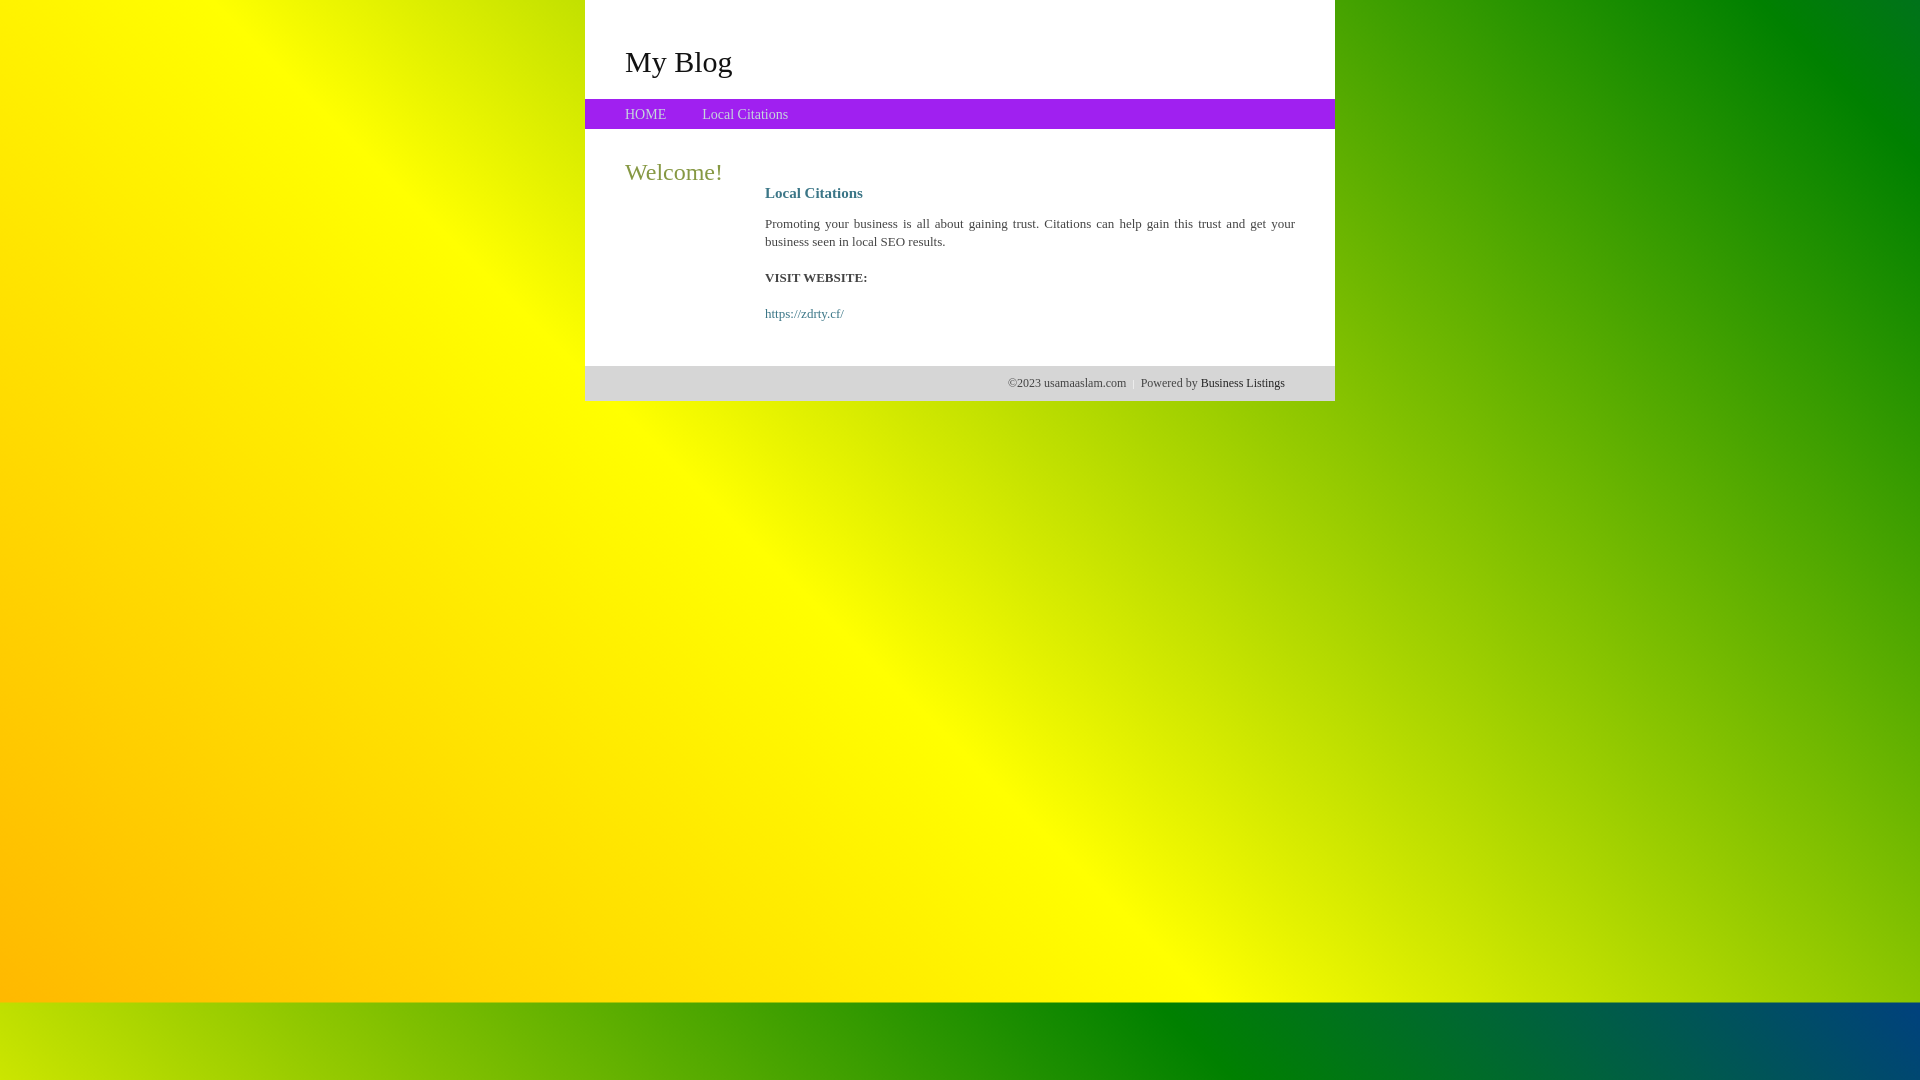 This screenshot has width=1920, height=1080. What do you see at coordinates (743, 114) in the screenshot?
I see `'Local Citations'` at bounding box center [743, 114].